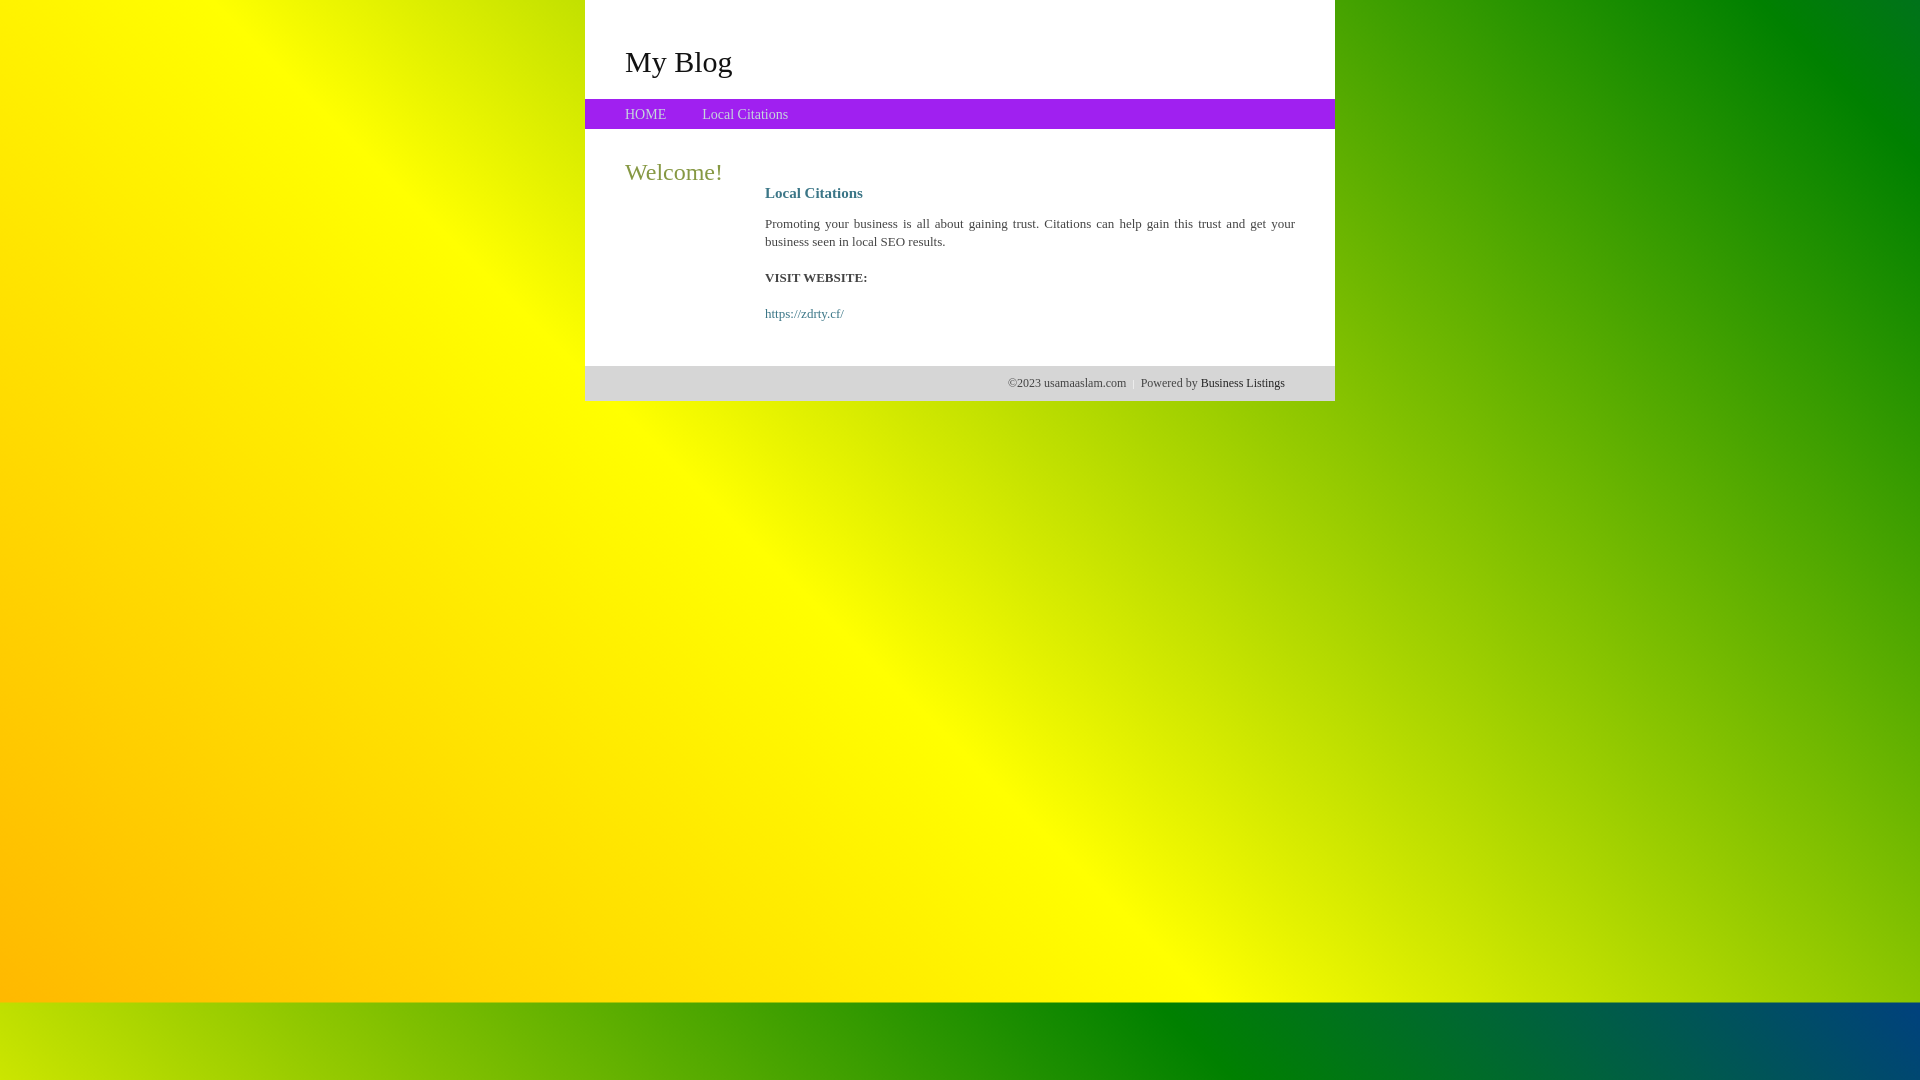 This screenshot has width=1920, height=1080. What do you see at coordinates (743, 114) in the screenshot?
I see `'Local Citations'` at bounding box center [743, 114].